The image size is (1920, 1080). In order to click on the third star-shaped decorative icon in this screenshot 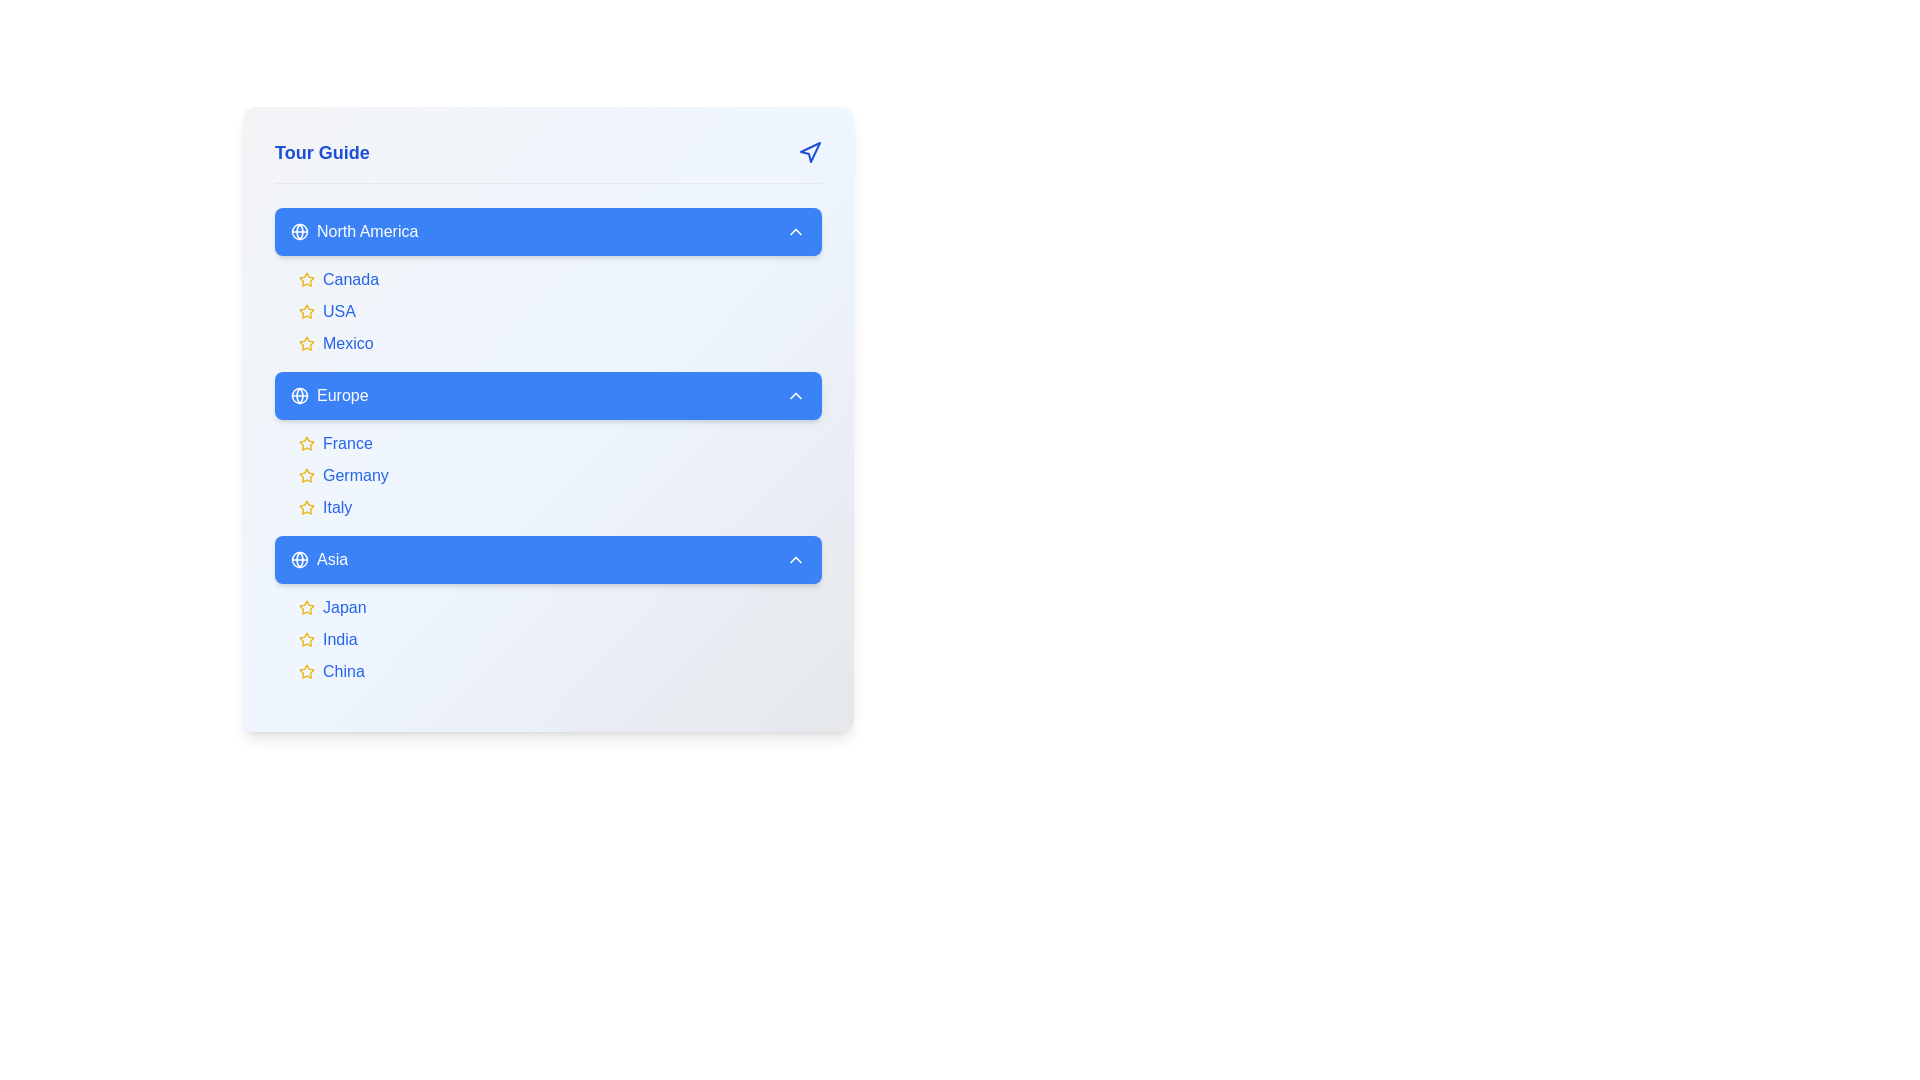, I will do `click(306, 342)`.